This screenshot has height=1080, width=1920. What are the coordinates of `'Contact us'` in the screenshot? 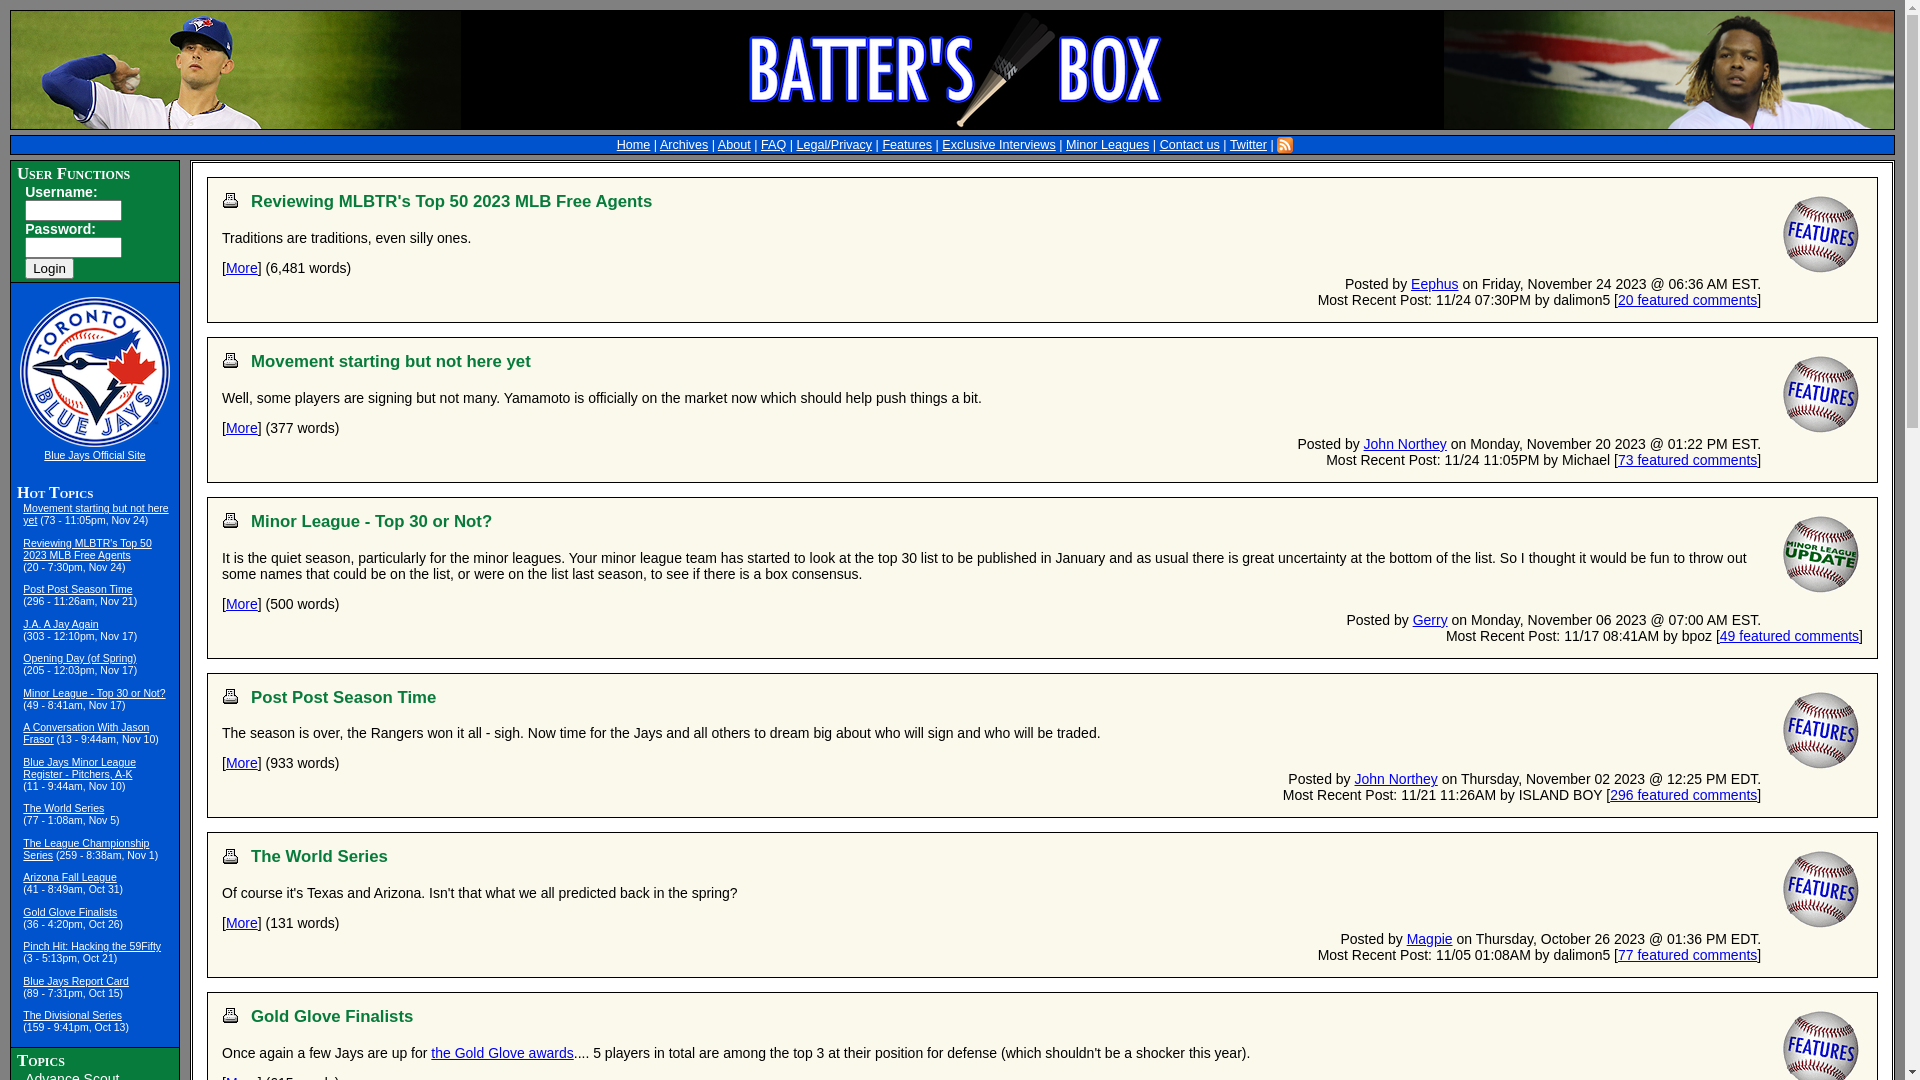 It's located at (1190, 144).